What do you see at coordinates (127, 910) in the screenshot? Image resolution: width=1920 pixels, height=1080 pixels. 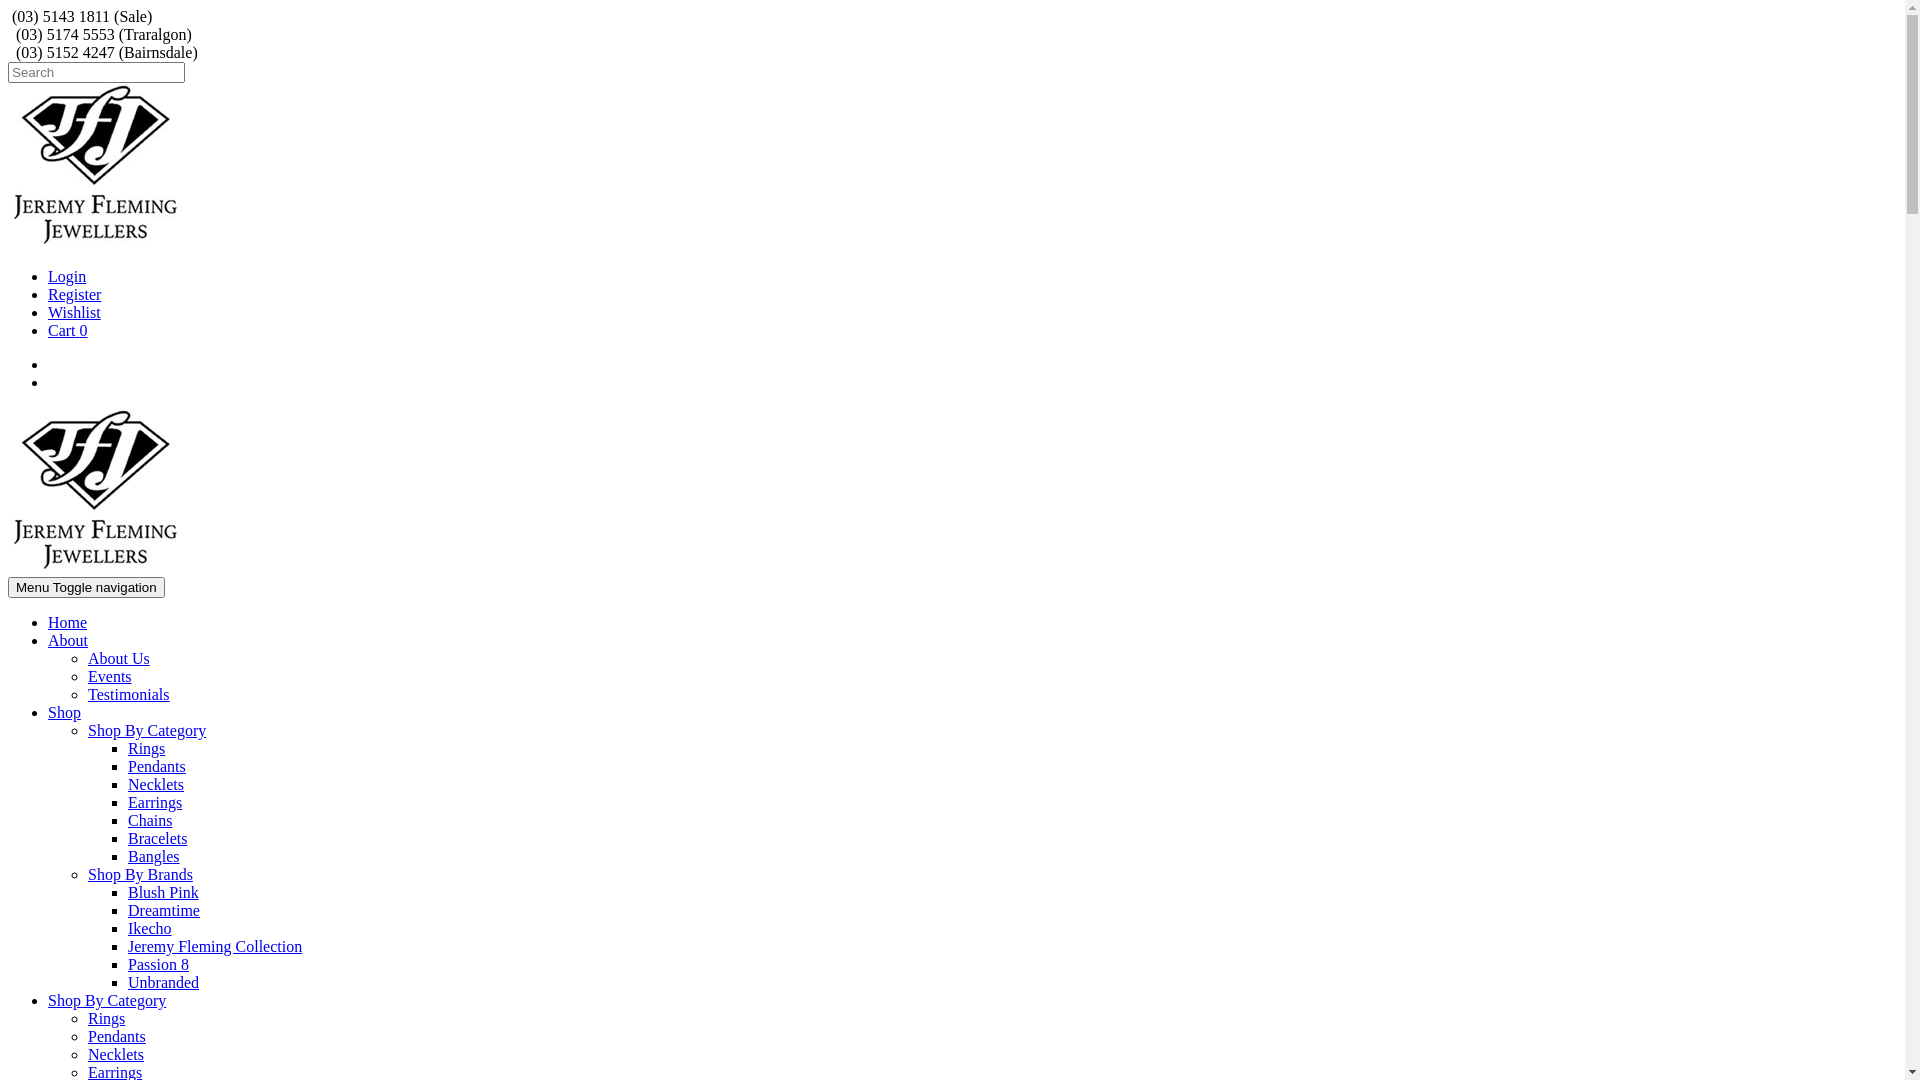 I see `'Dreamtime'` at bounding box center [127, 910].